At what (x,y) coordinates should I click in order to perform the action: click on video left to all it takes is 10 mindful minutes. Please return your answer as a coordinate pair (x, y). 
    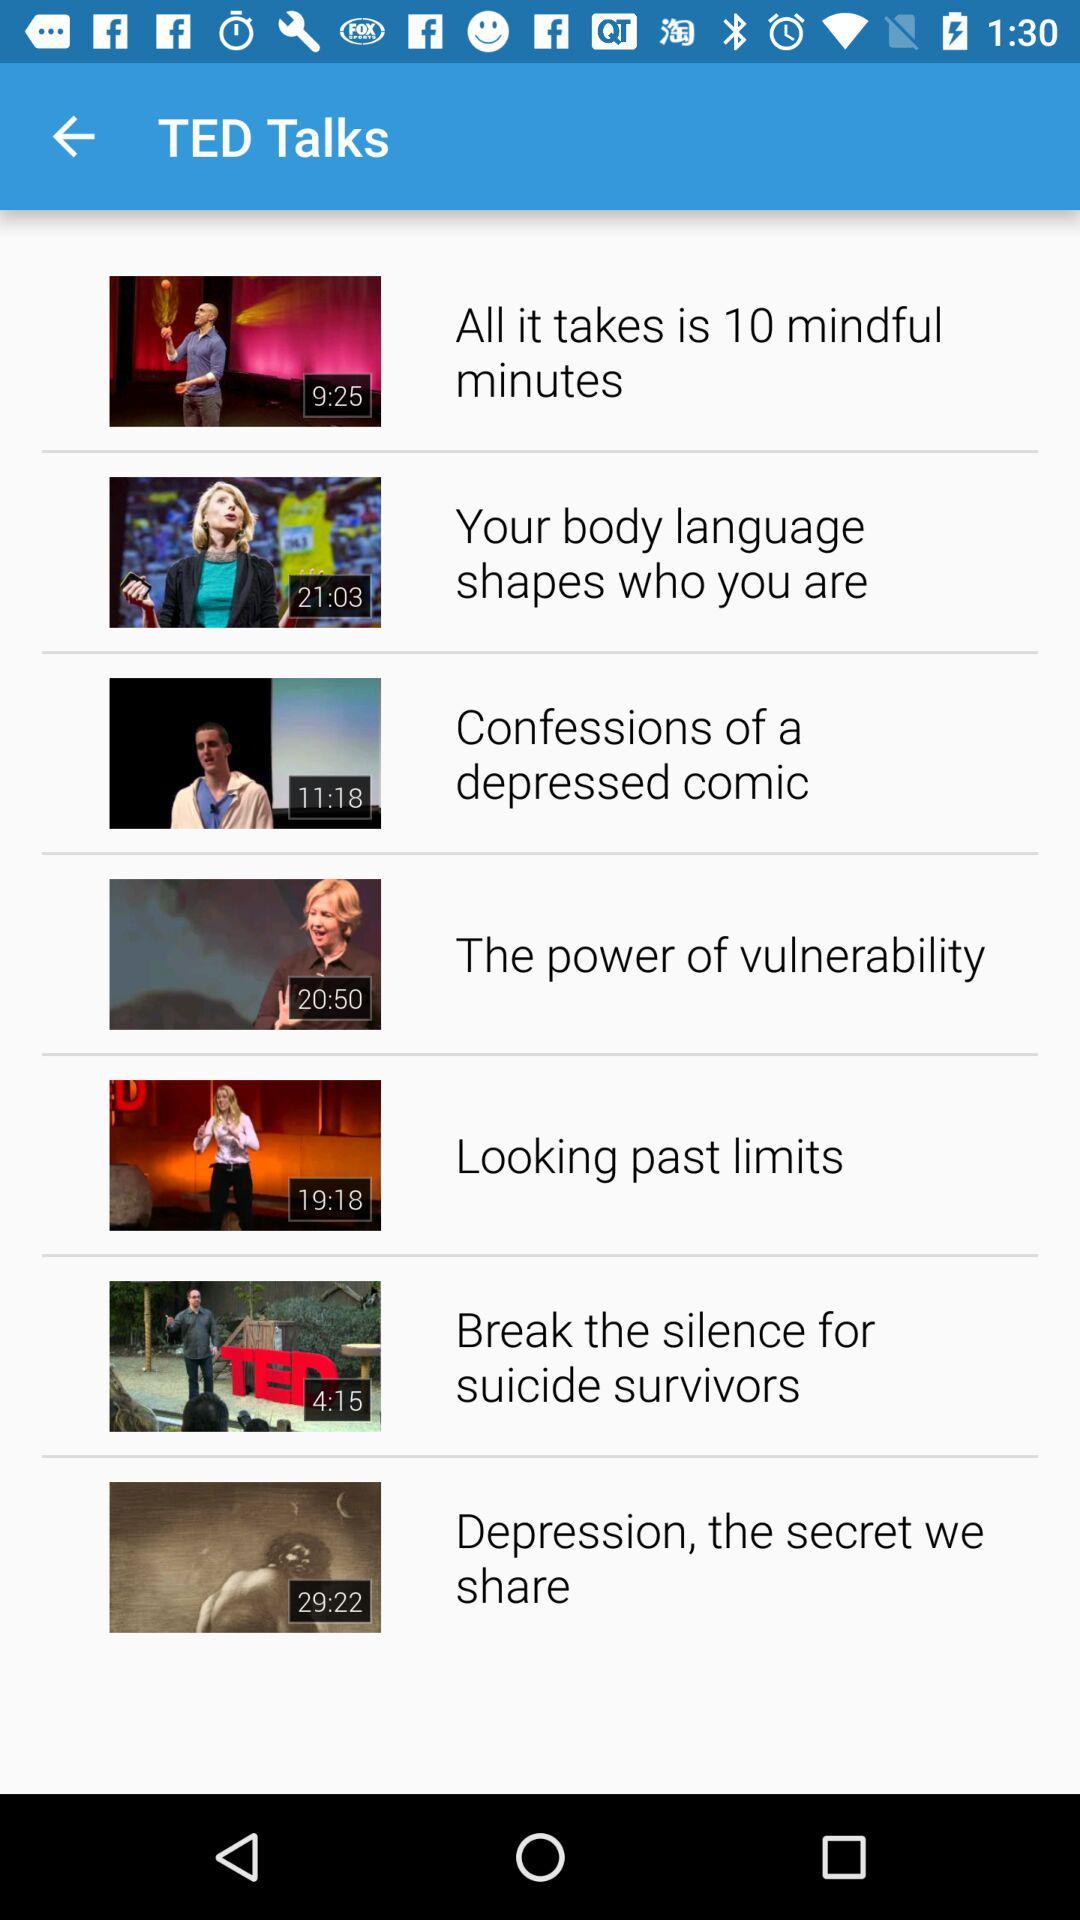
    Looking at the image, I should click on (244, 351).